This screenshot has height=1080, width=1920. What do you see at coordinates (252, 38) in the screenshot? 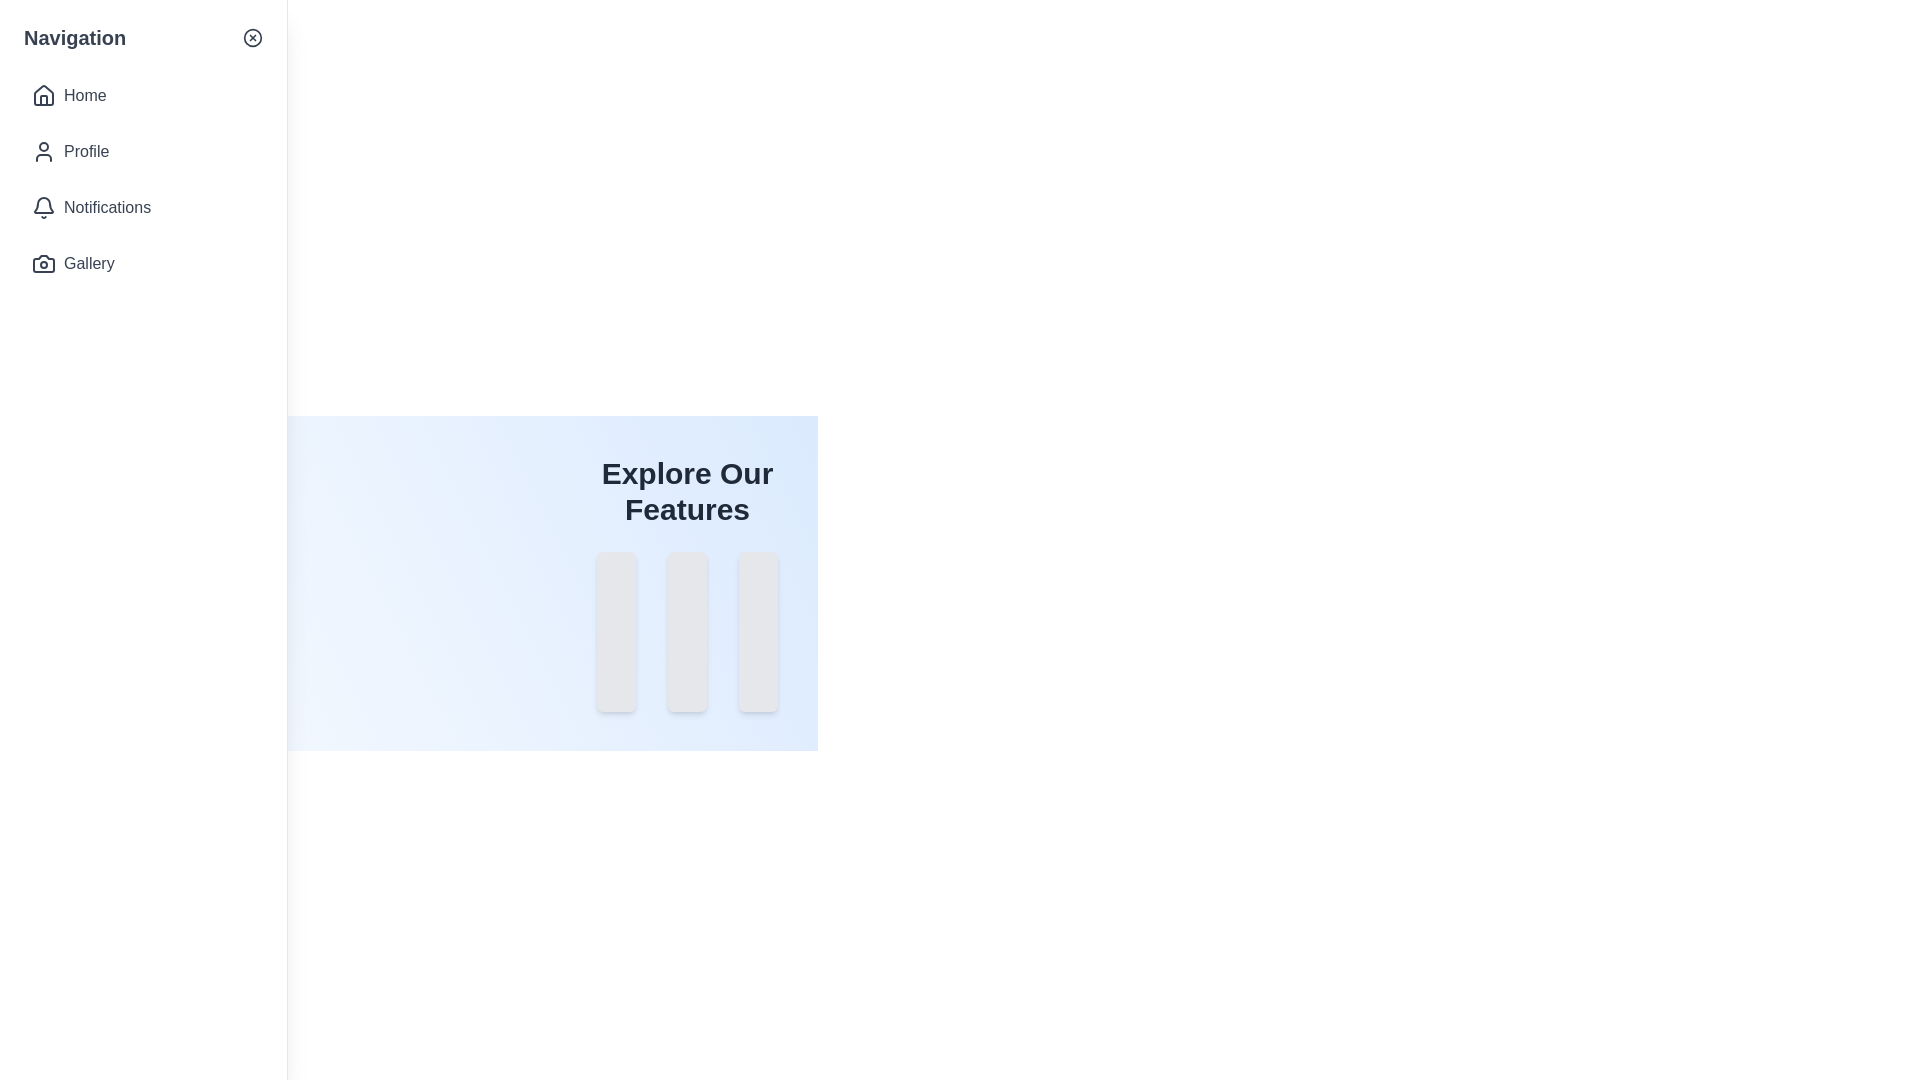
I see `the interactive circular icon button in the top-right area of the navigation section to change its color from gray to red` at bounding box center [252, 38].